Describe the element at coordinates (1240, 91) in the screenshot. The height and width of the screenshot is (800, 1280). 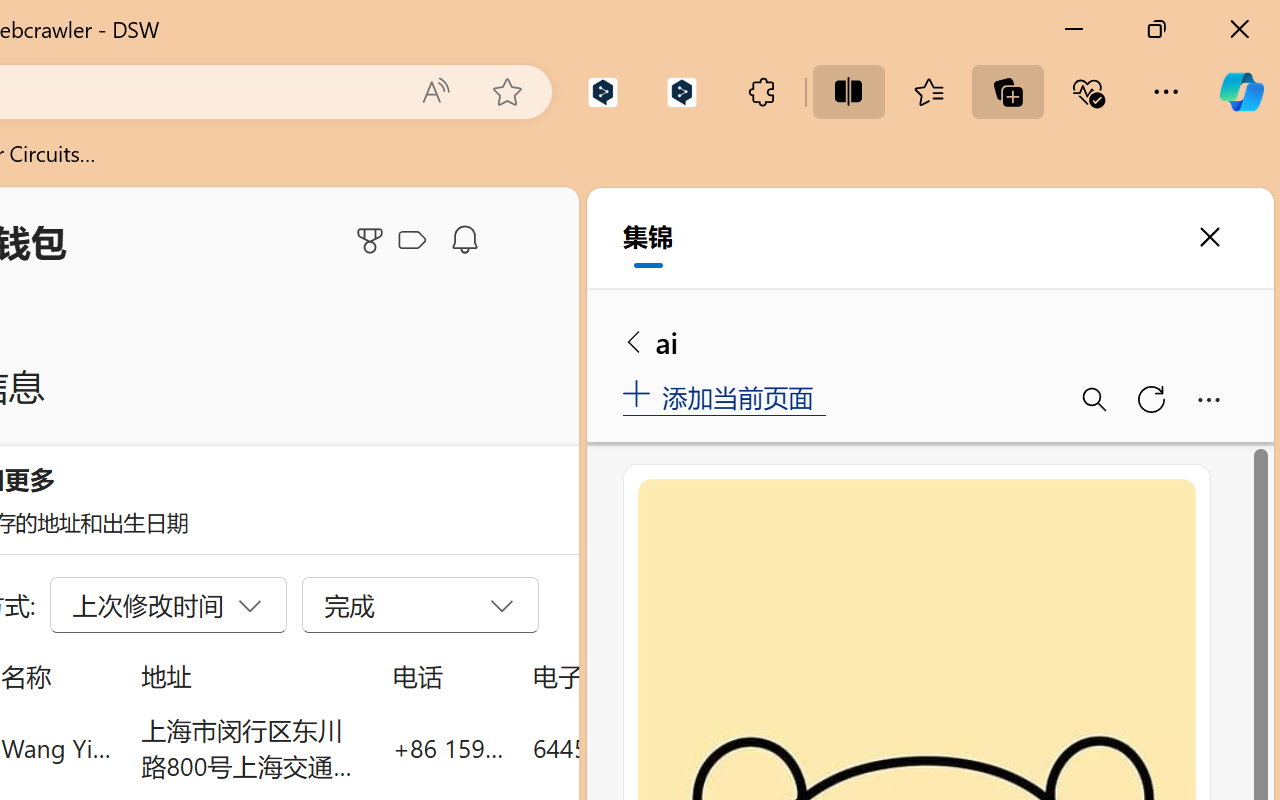
I see `'Copilot (Ctrl+Shift+.)'` at that location.